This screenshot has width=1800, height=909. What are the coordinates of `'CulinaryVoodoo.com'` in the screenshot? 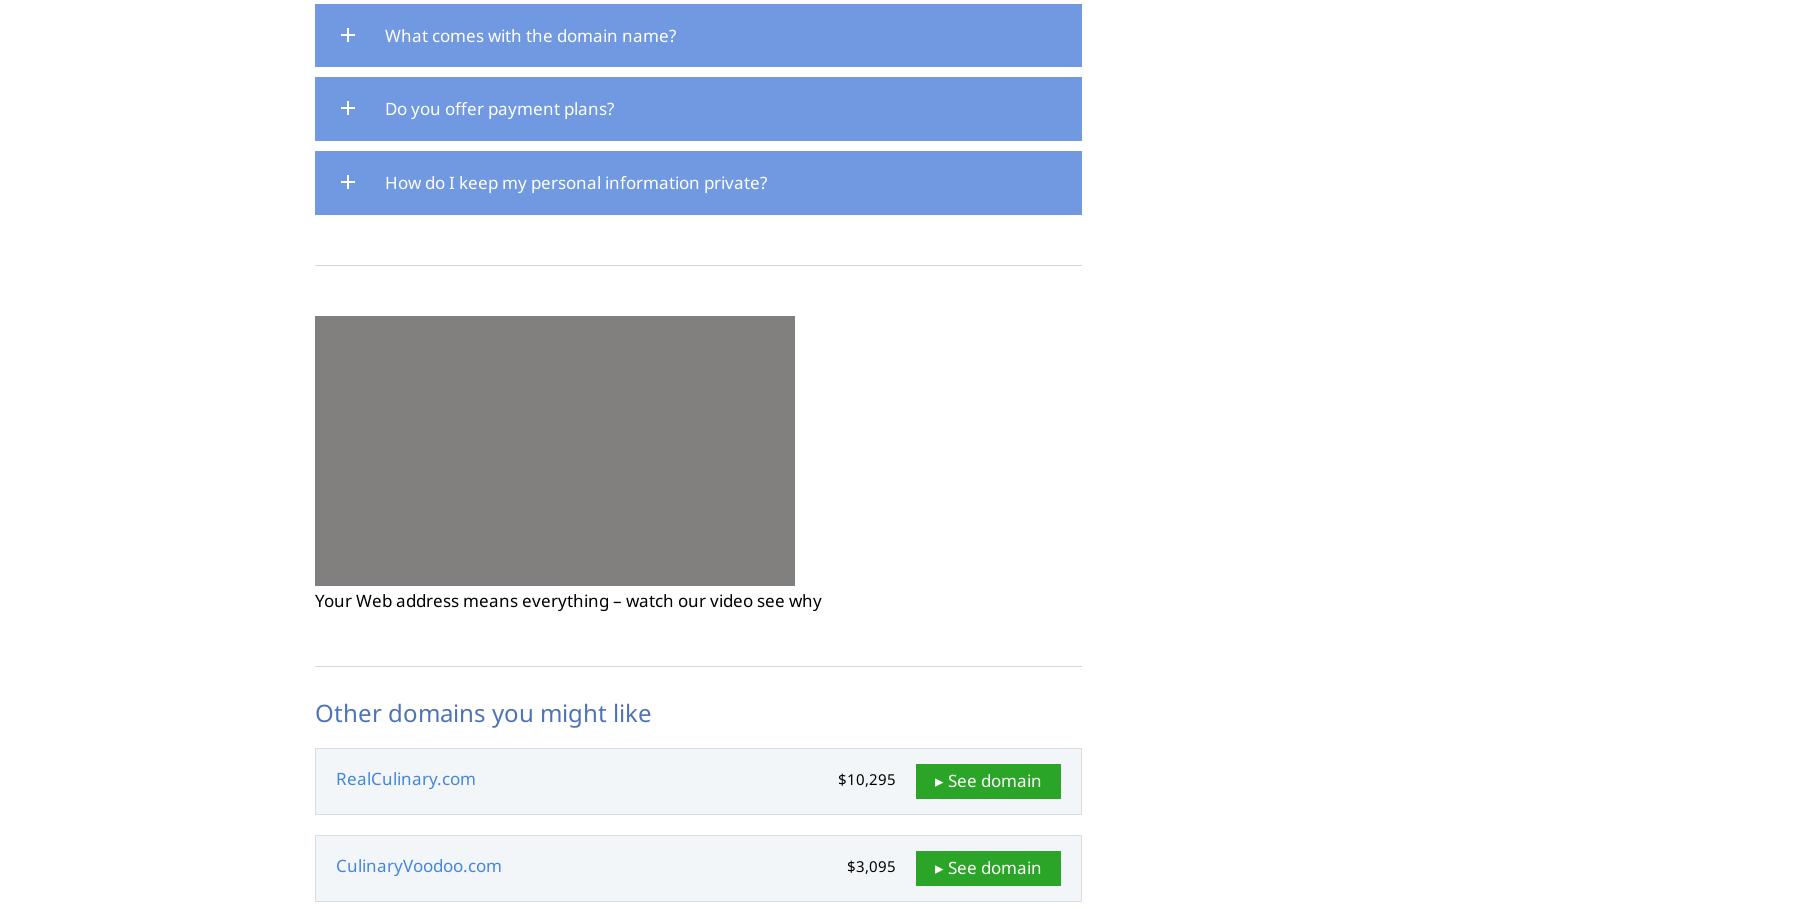 It's located at (419, 863).